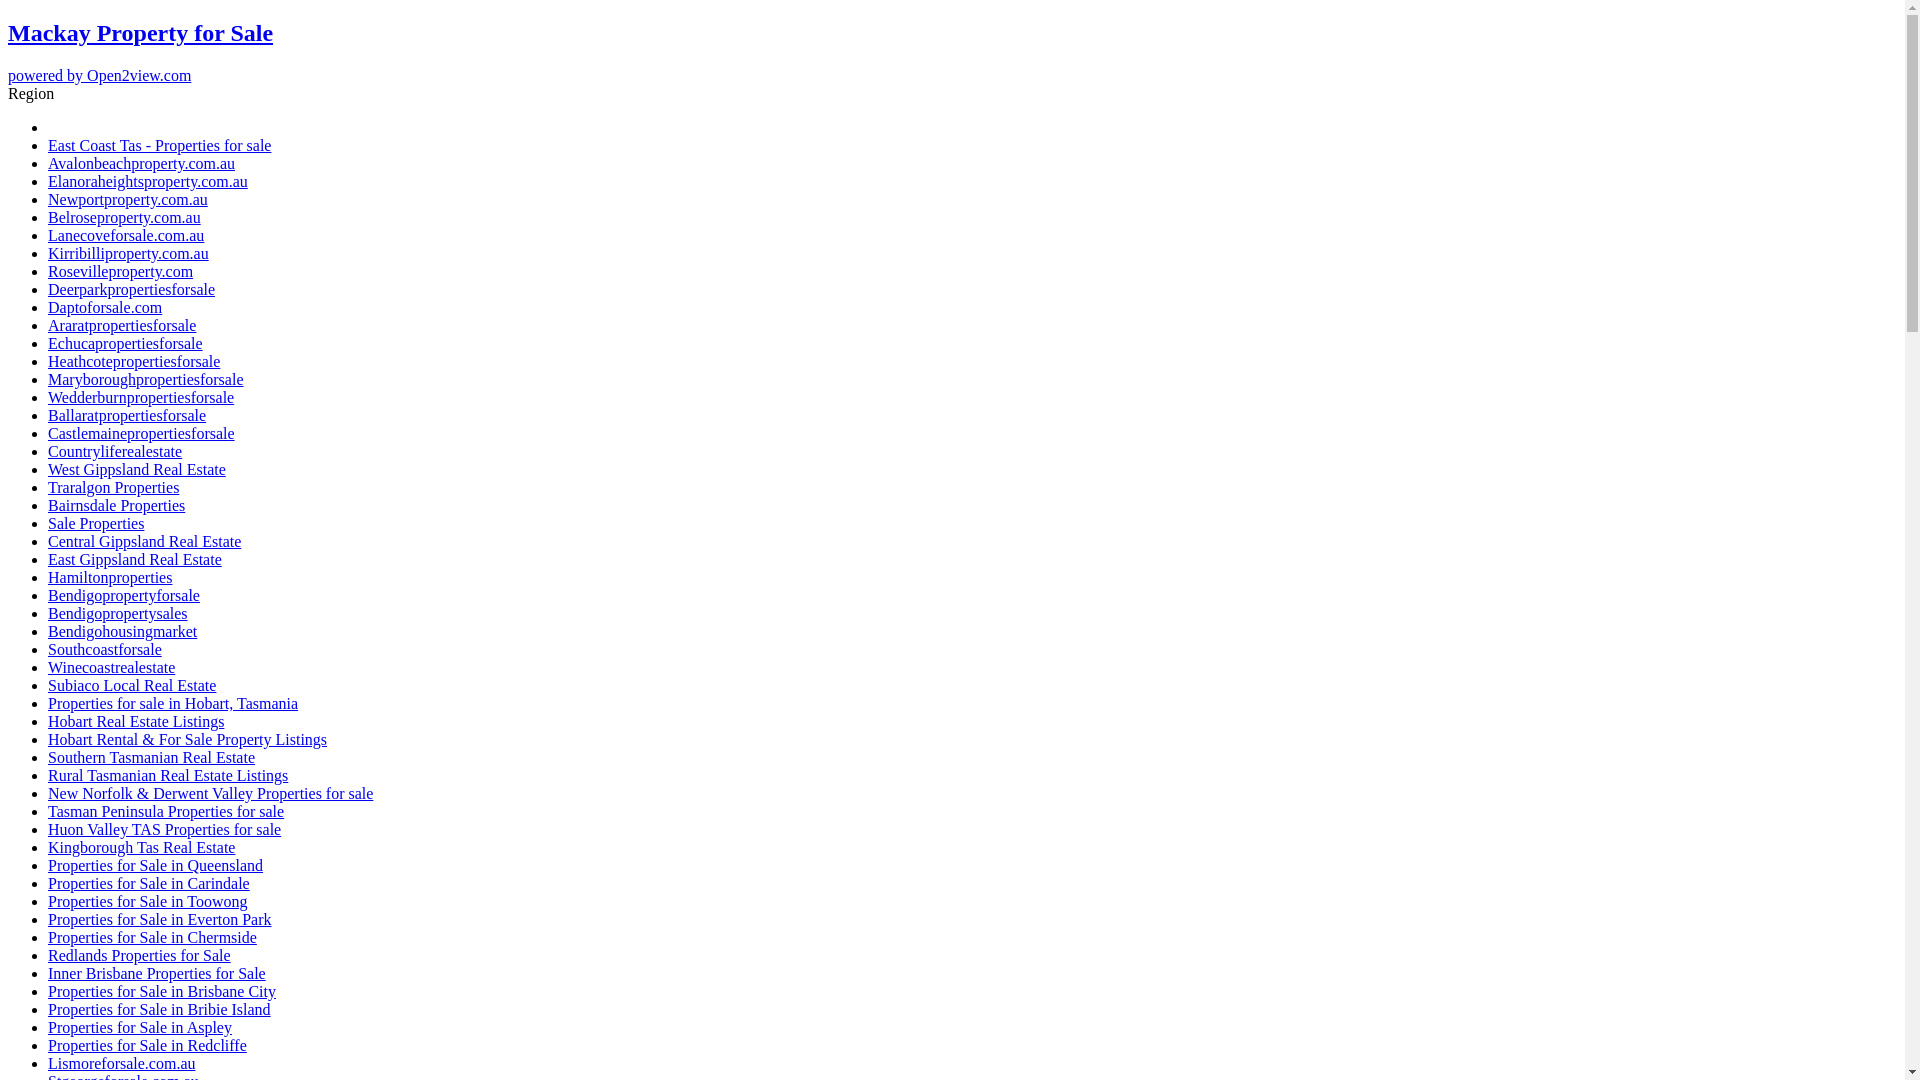 The image size is (1920, 1080). Describe the element at coordinates (146, 1044) in the screenshot. I see `'Properties for Sale in Redcliffe'` at that location.